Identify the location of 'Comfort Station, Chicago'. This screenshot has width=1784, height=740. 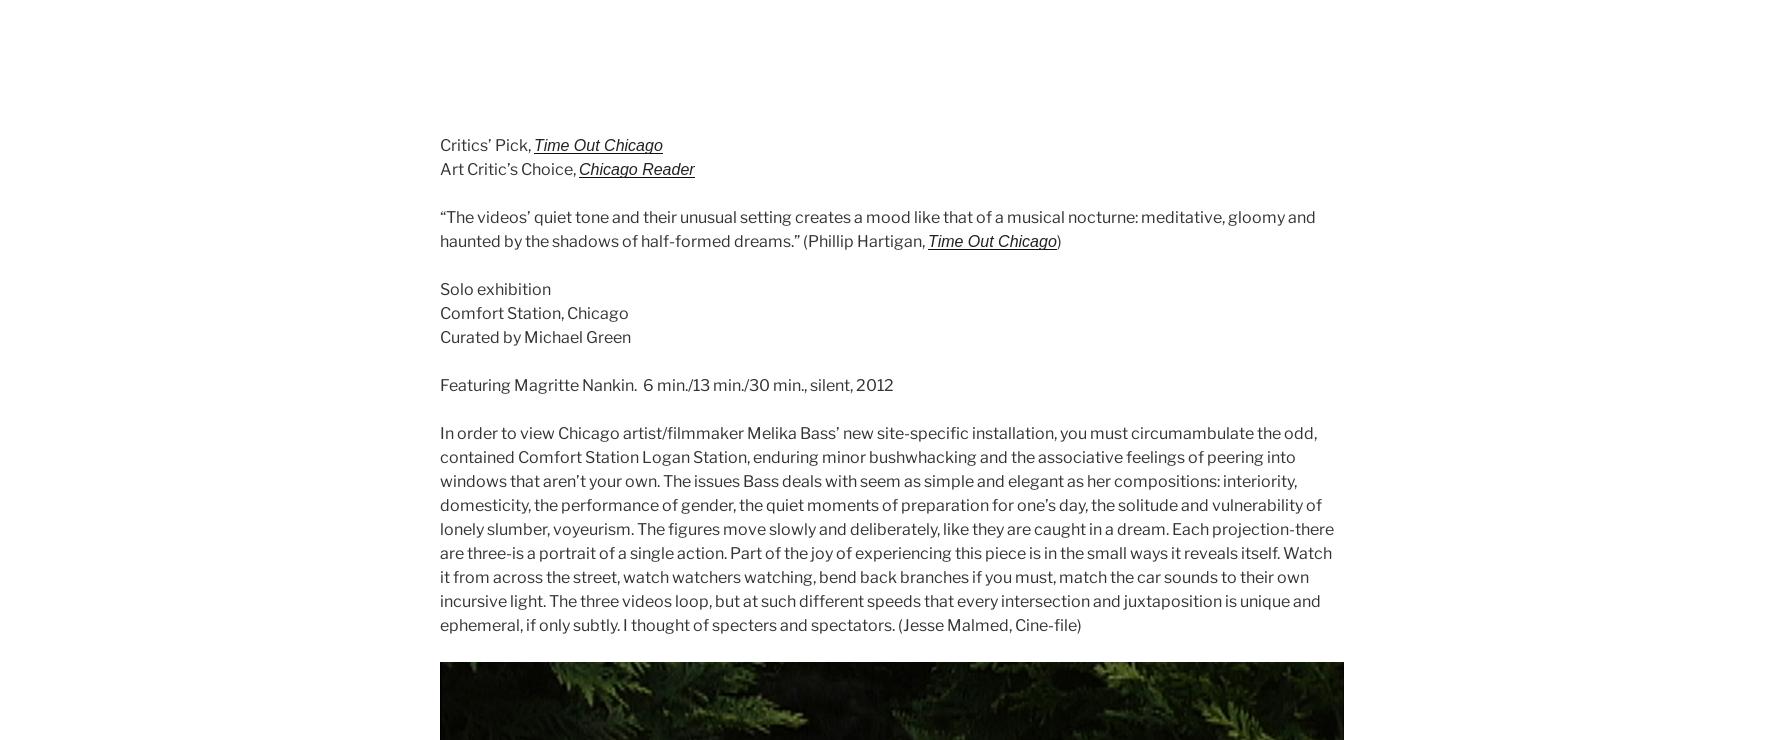
(534, 312).